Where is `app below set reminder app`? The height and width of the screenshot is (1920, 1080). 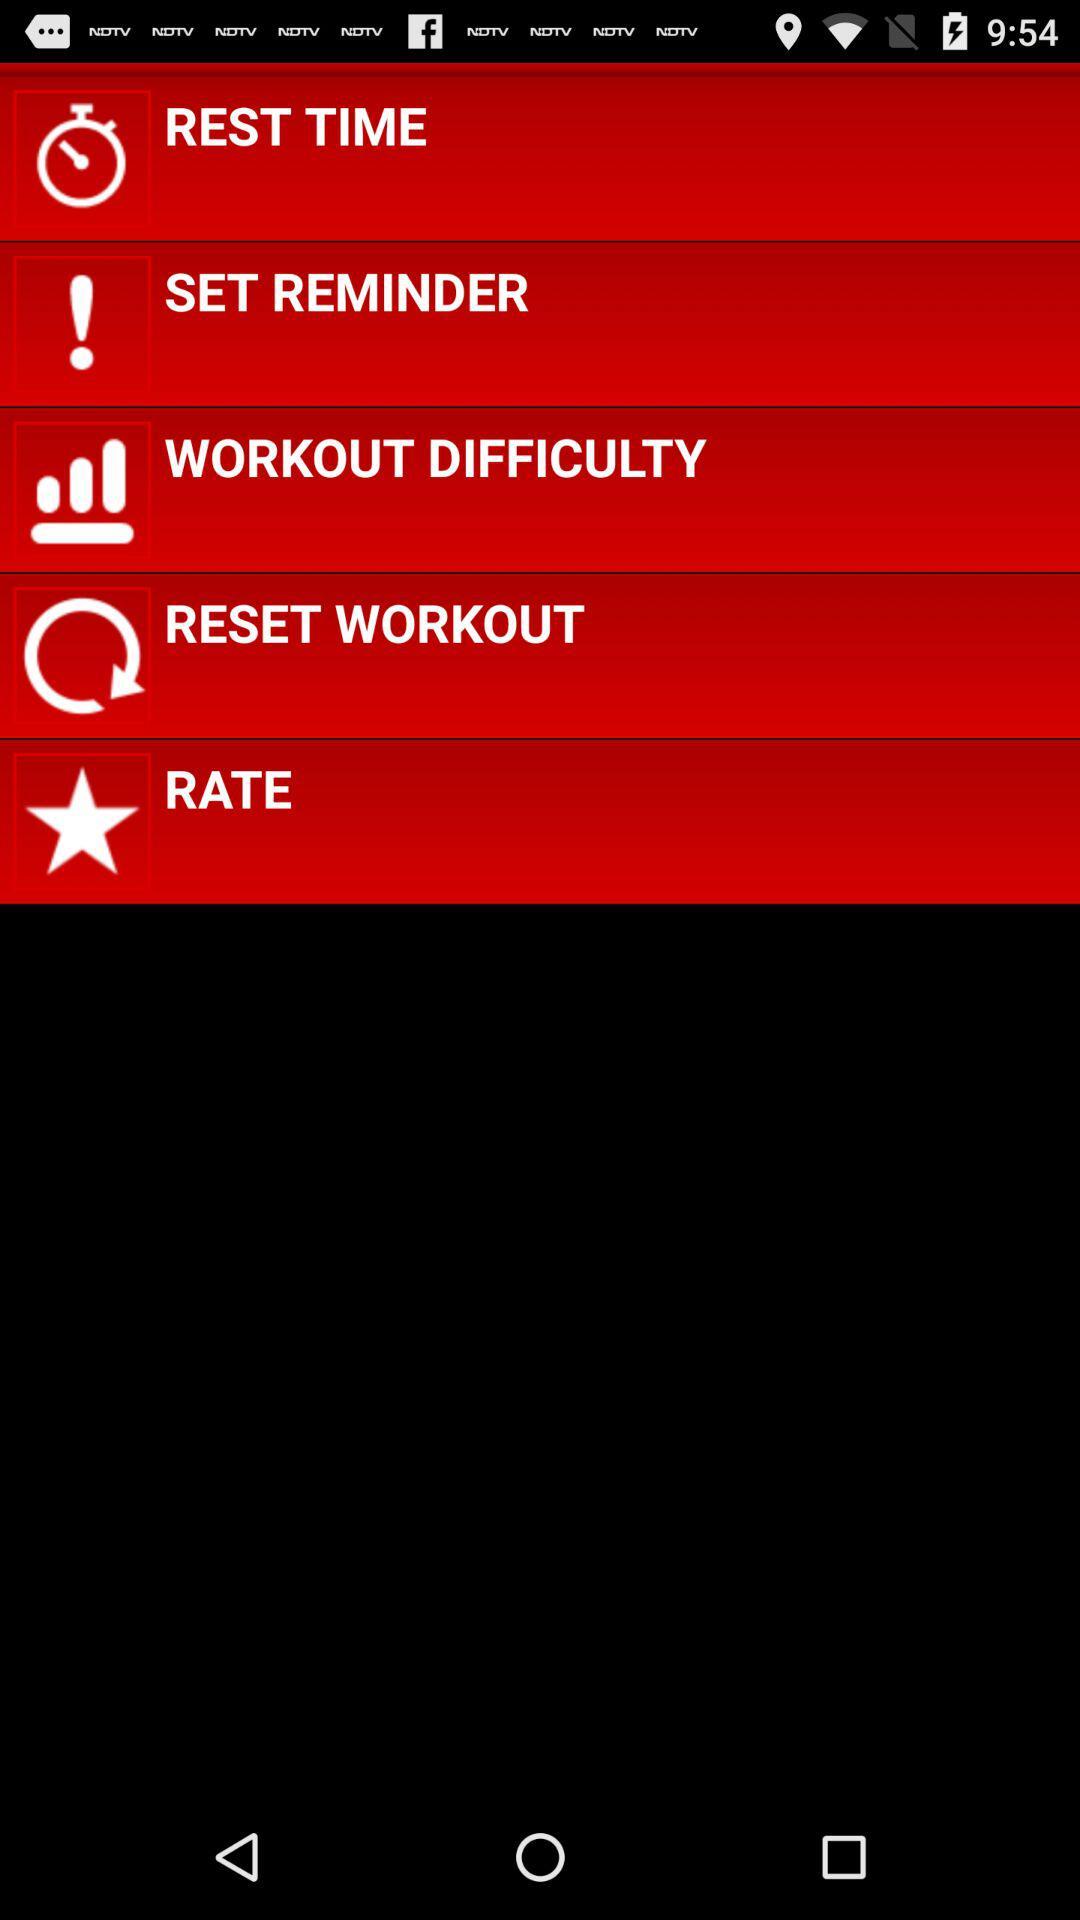 app below set reminder app is located at coordinates (434, 455).